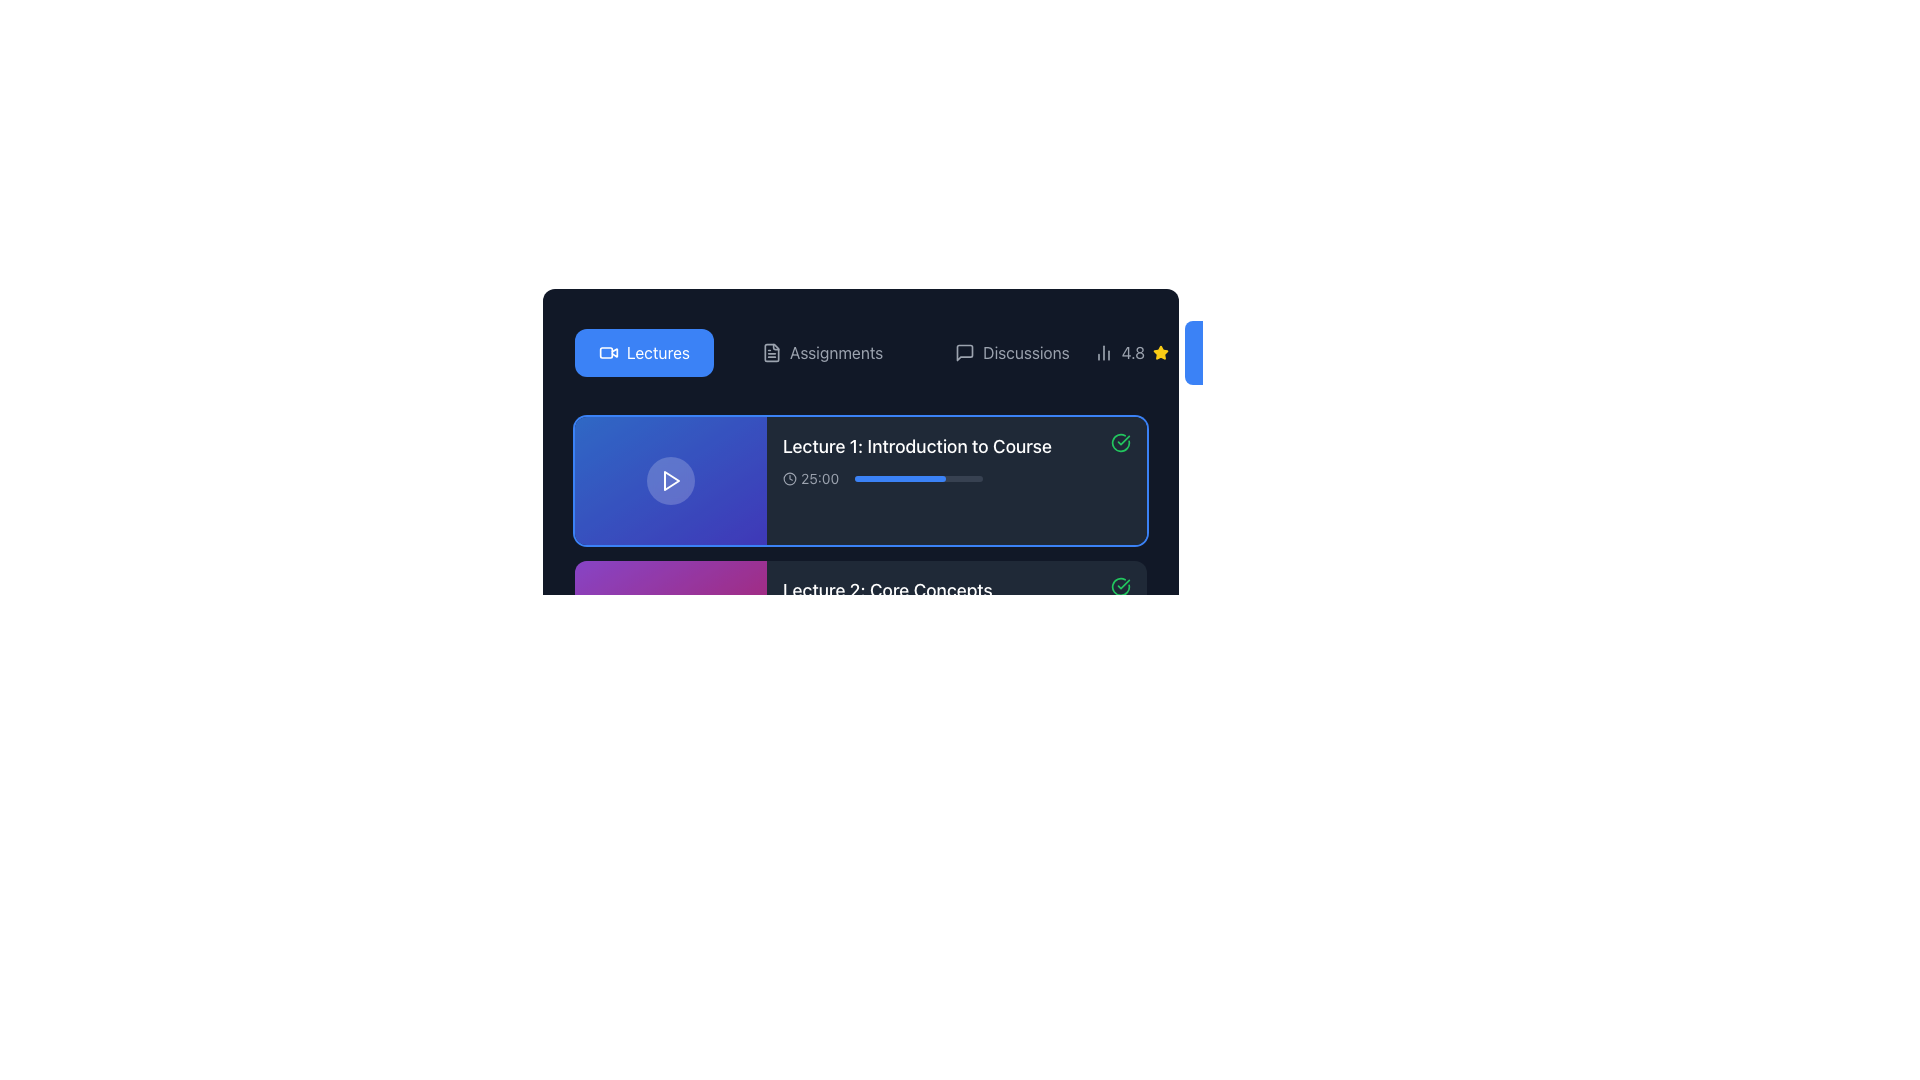 The width and height of the screenshot is (1920, 1080). I want to click on the slider, so click(967, 478).